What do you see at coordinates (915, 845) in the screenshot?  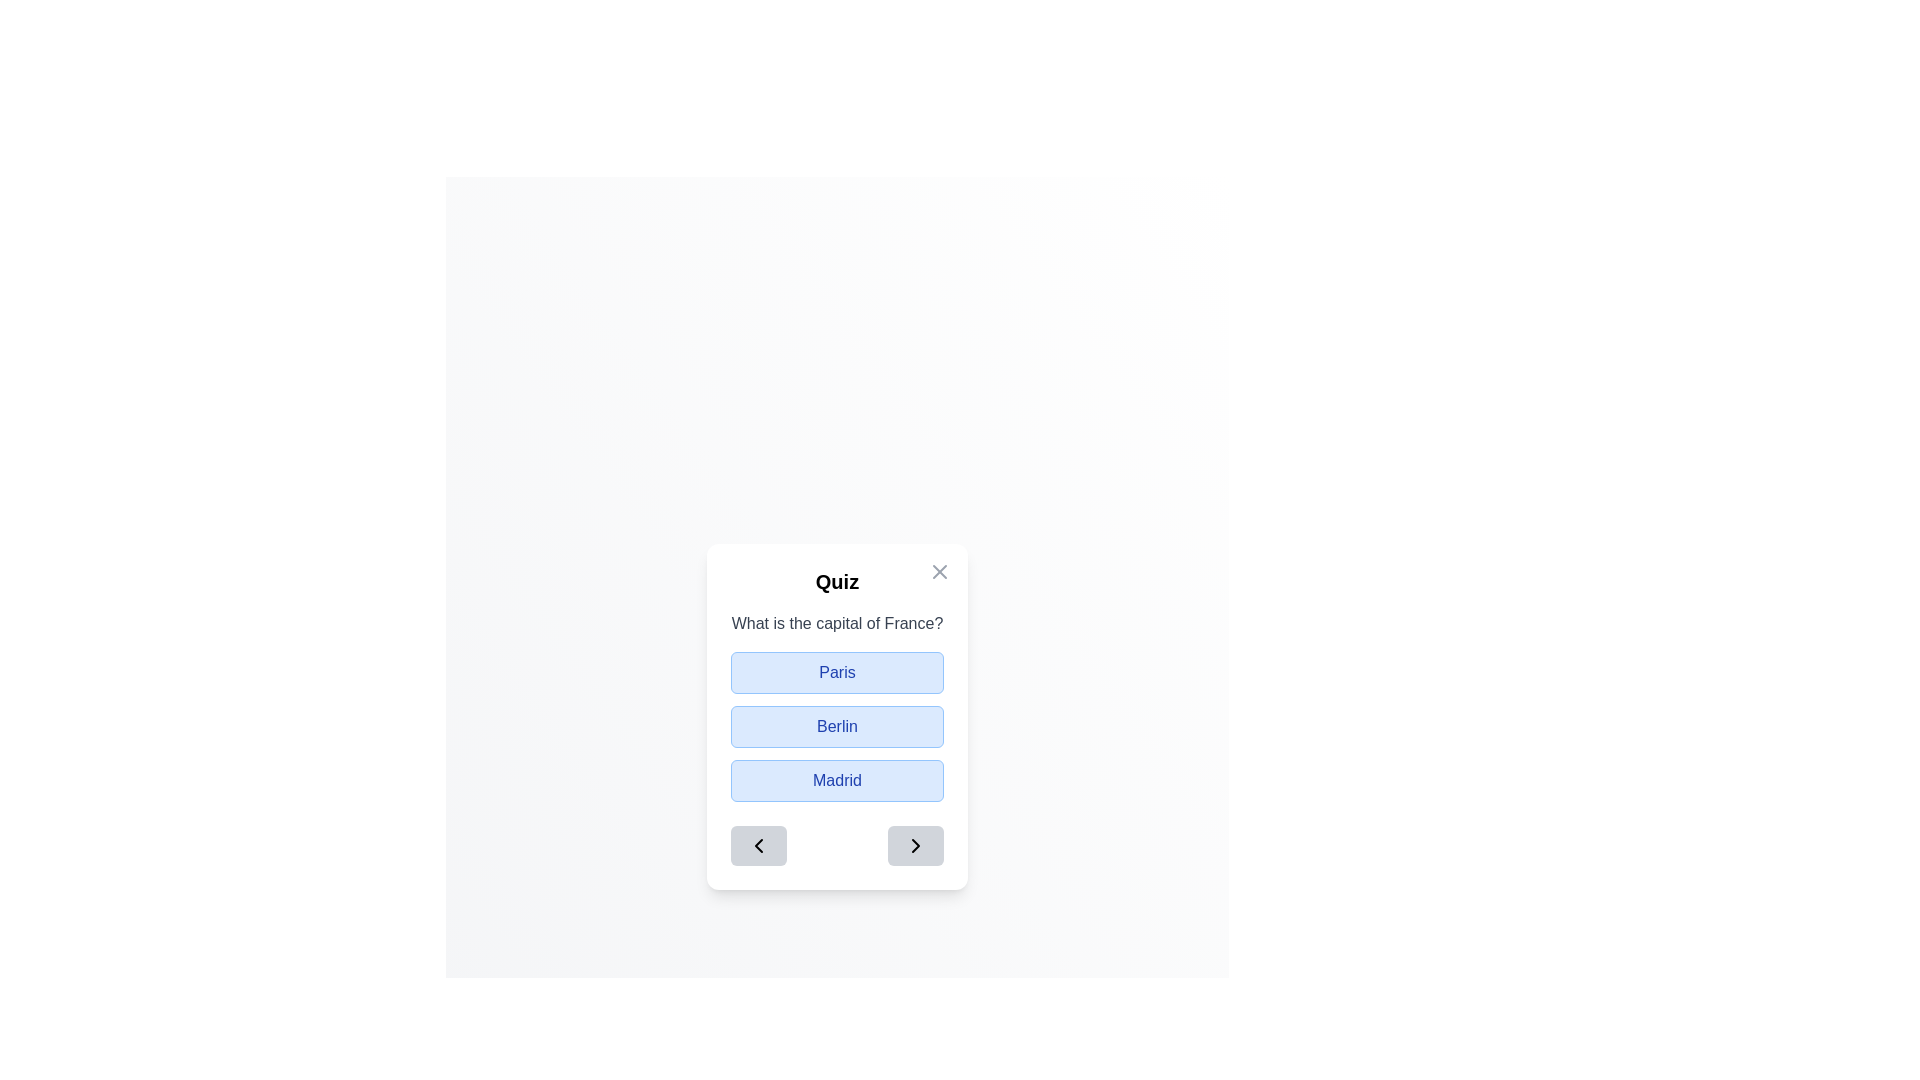 I see `the forward navigation icon located at the bottom-right corner of the dialog box to observe the hover effect` at bounding box center [915, 845].